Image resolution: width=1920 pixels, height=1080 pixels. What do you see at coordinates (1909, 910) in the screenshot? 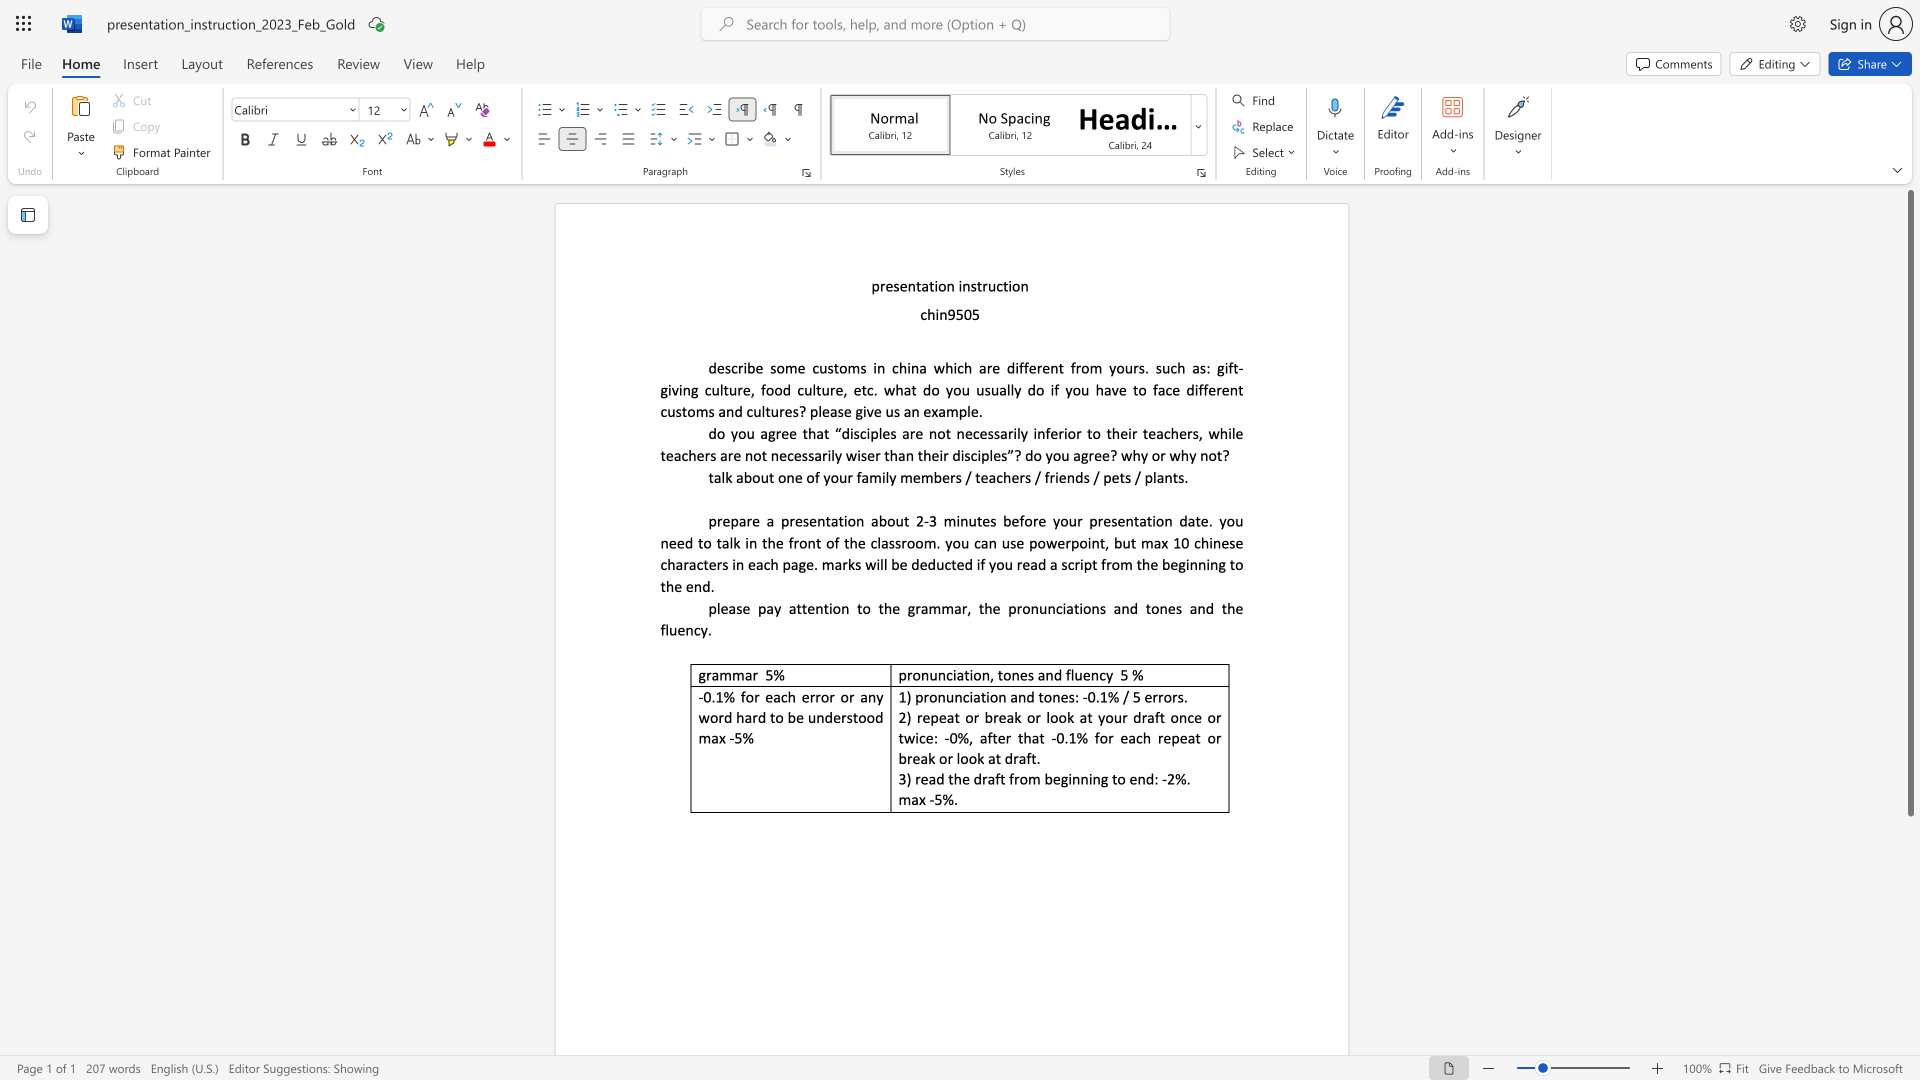
I see `the scrollbar on the right` at bounding box center [1909, 910].